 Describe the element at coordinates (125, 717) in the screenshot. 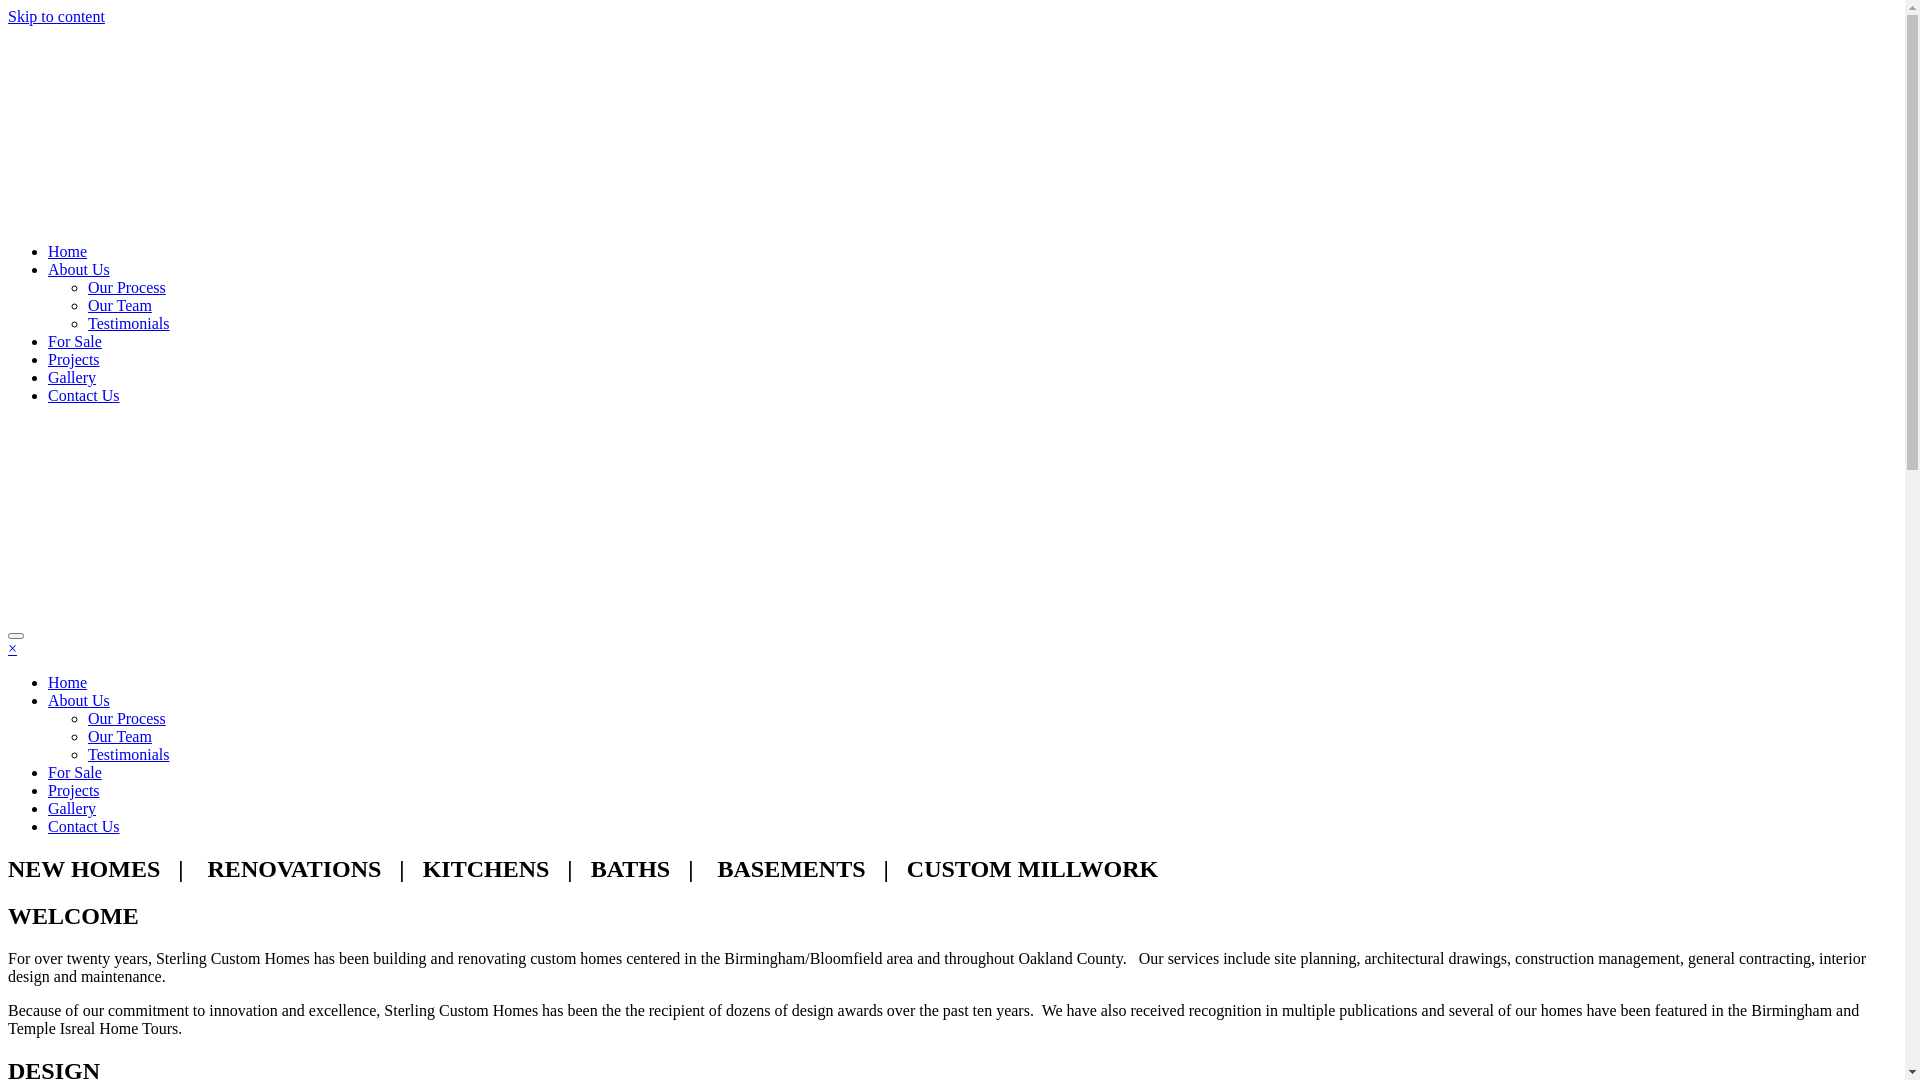

I see `'Our Process'` at that location.